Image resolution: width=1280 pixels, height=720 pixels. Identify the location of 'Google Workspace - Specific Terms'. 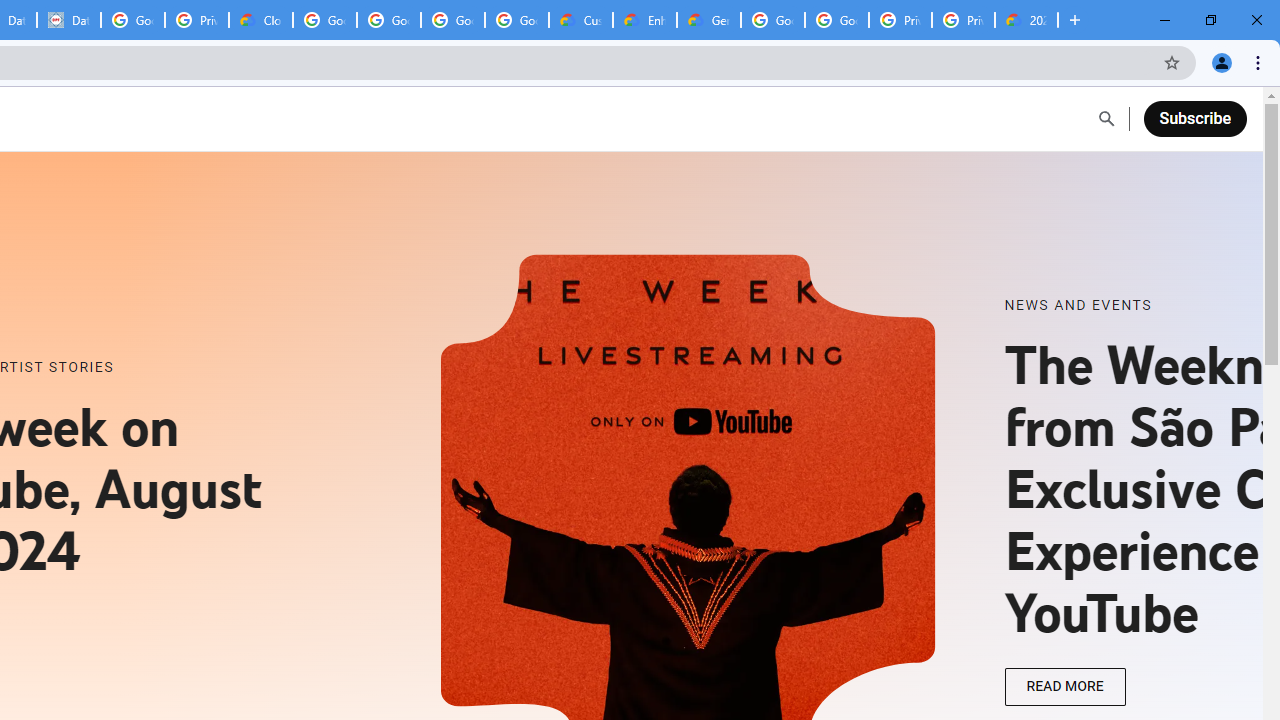
(452, 20).